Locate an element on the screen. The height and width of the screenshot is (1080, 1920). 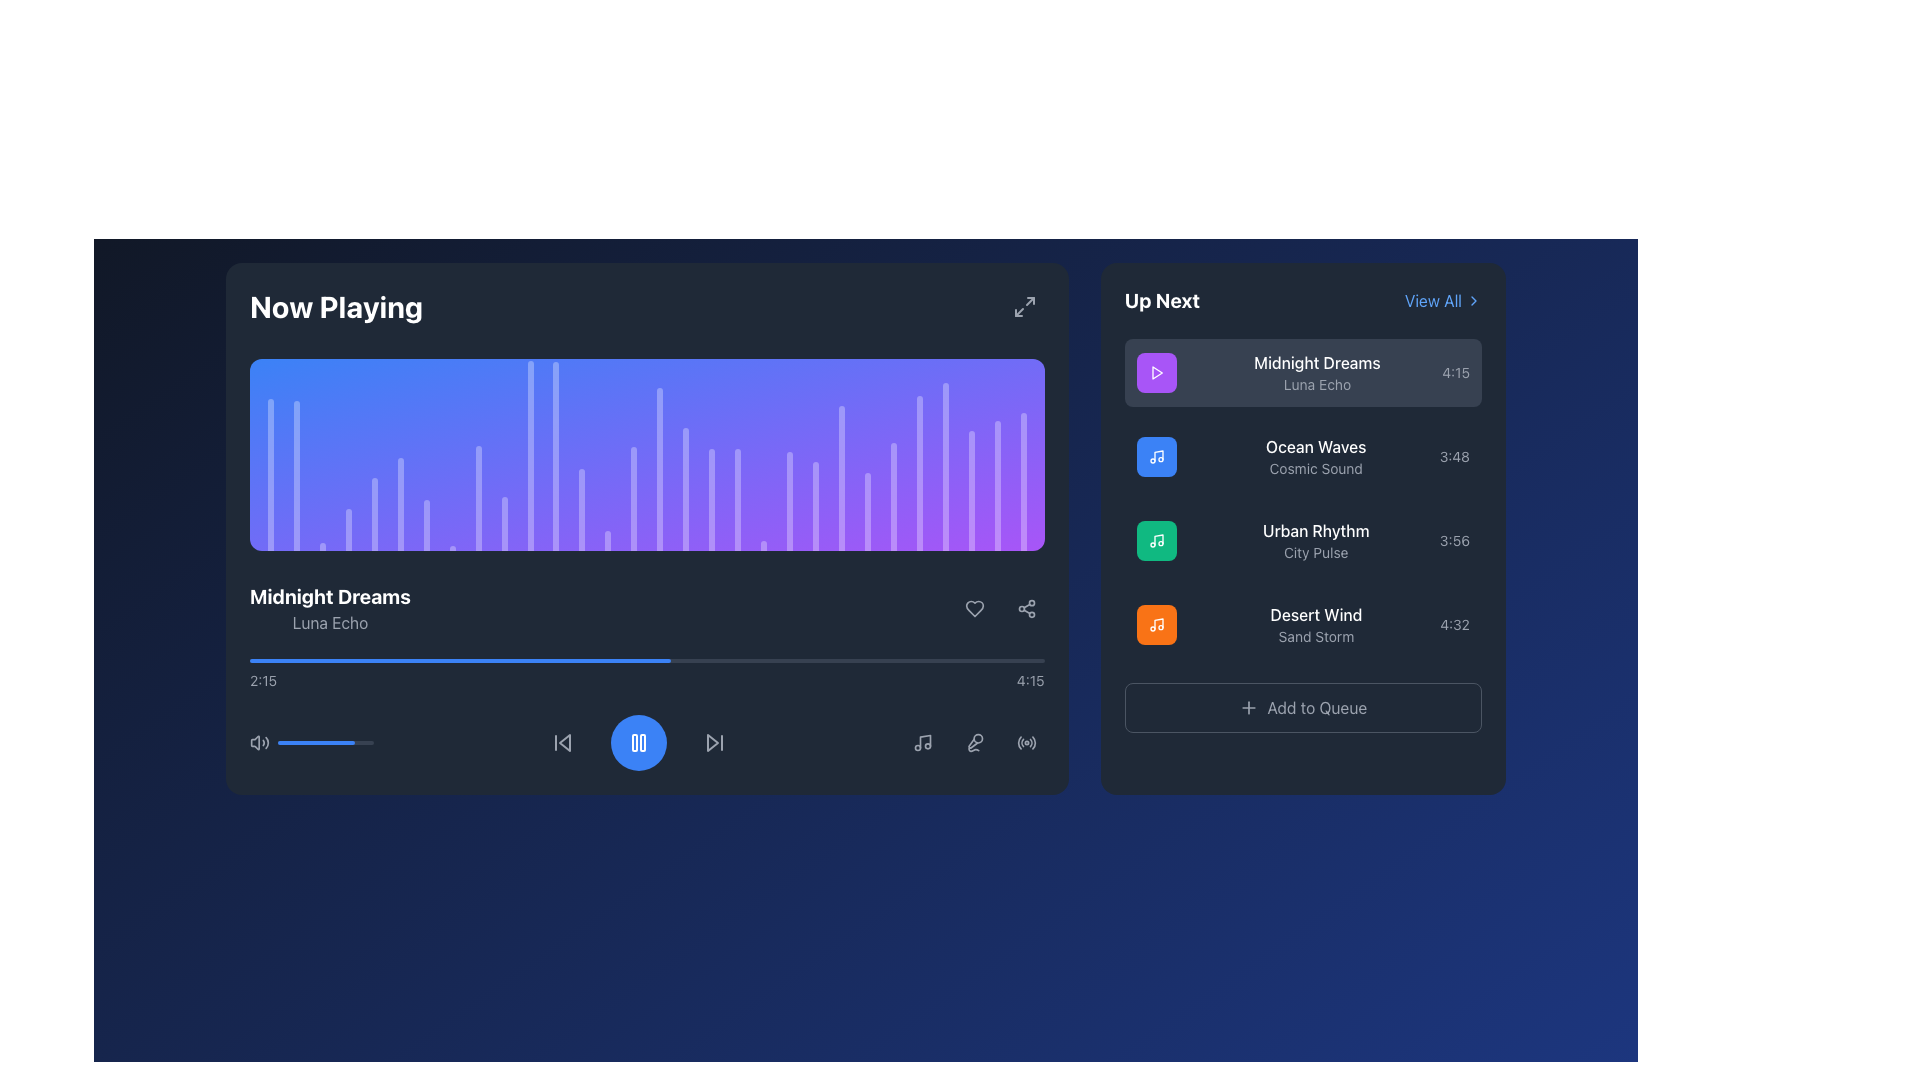
the height or animation of the Graphic visualizer bar, which is a vertical bar with rounded ends and a gradient coloring scheme, located in the Now Playing area of the spectrum visualizer interface is located at coordinates (944, 466).